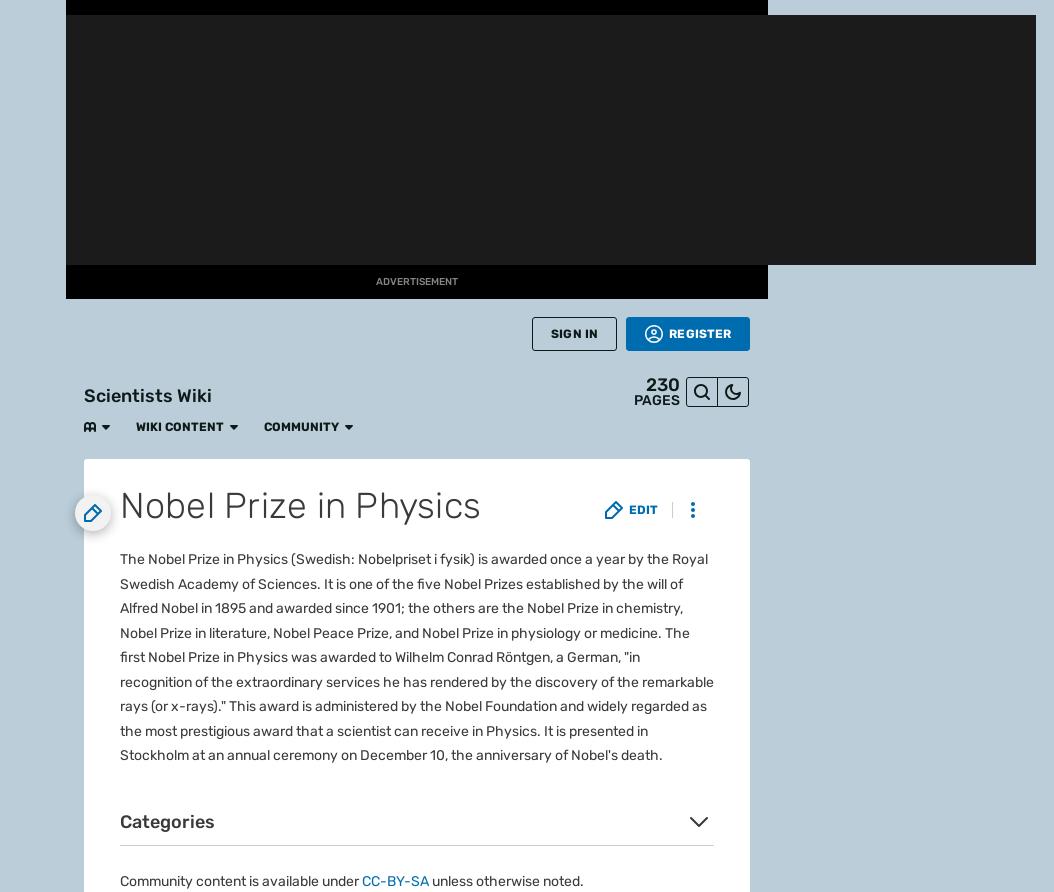 Image resolution: width=1054 pixels, height=892 pixels. What do you see at coordinates (151, 80) in the screenshot?
I see `'Explore properties'` at bounding box center [151, 80].